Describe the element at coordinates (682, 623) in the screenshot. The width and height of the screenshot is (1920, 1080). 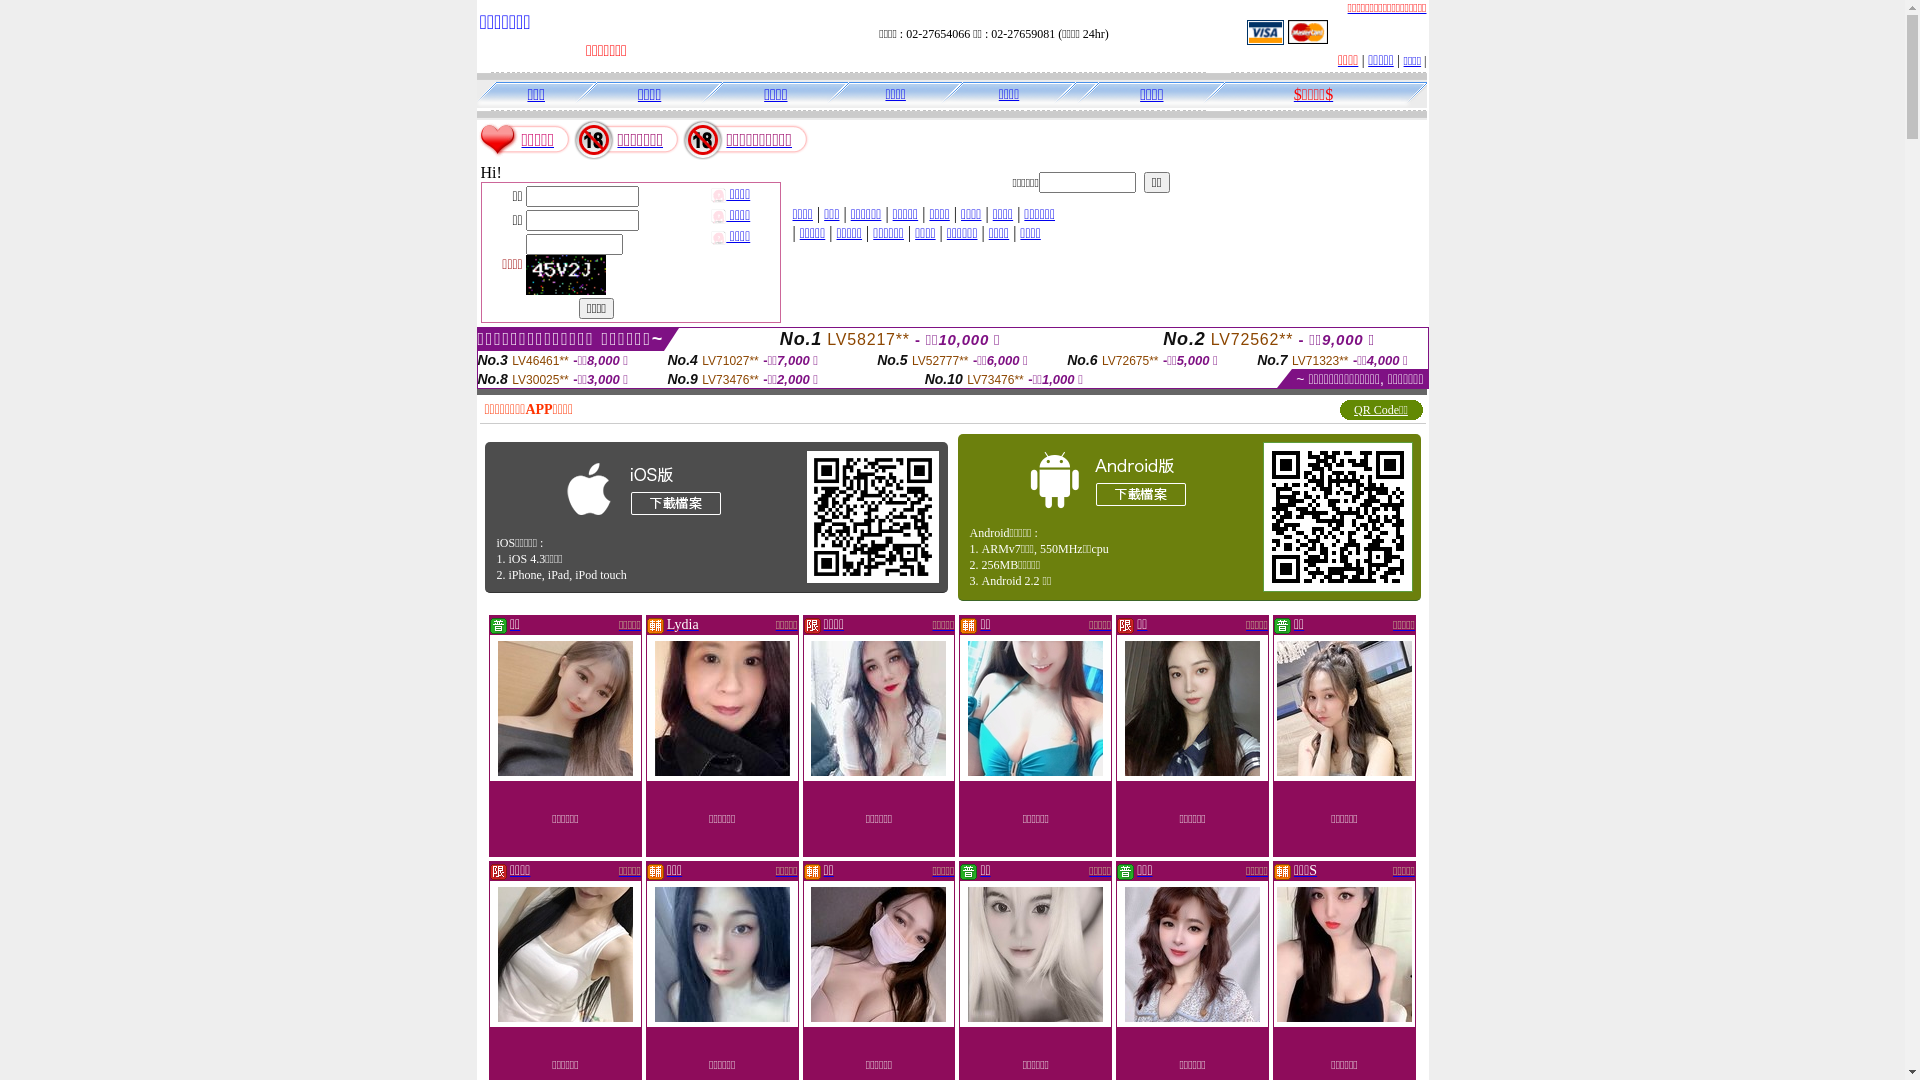
I see `'Lydia'` at that location.